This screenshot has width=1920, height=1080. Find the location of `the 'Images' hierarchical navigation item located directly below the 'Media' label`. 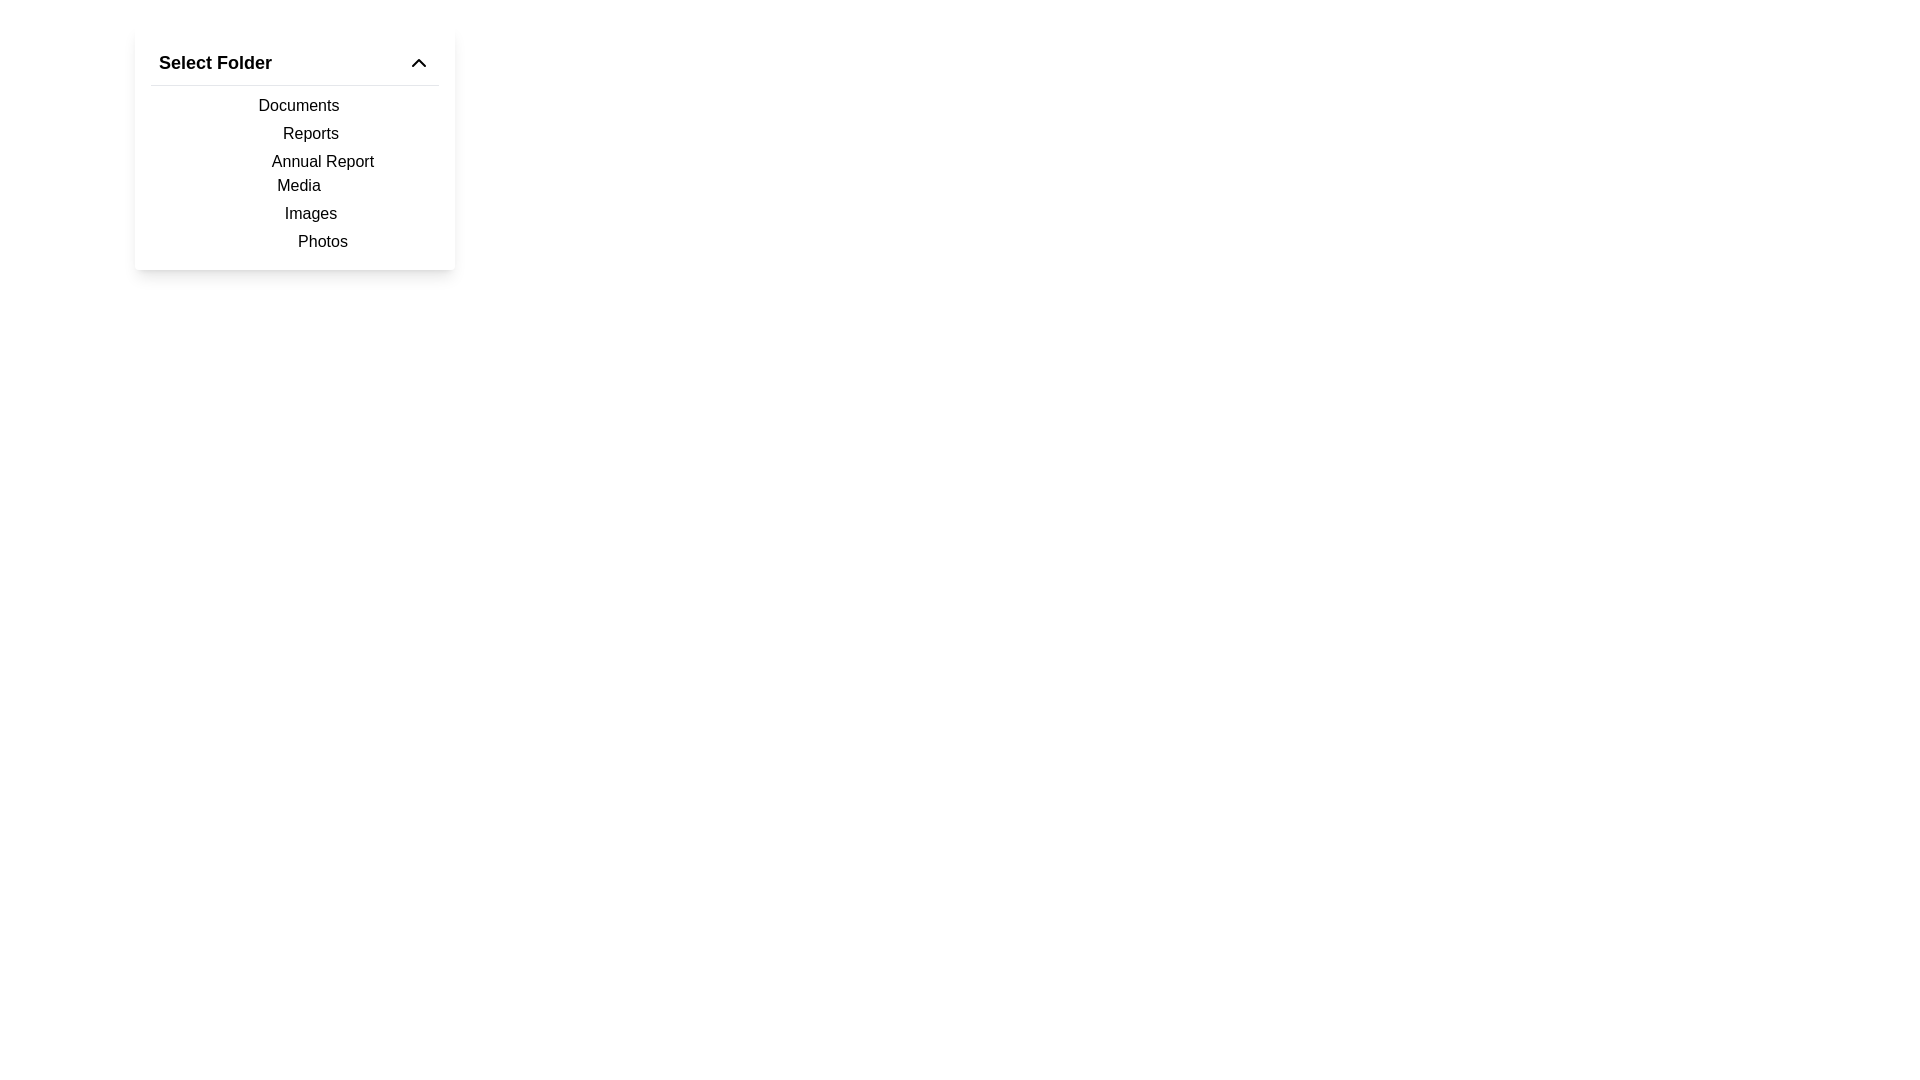

the 'Images' hierarchical navigation item located directly below the 'Media' label is located at coordinates (297, 225).